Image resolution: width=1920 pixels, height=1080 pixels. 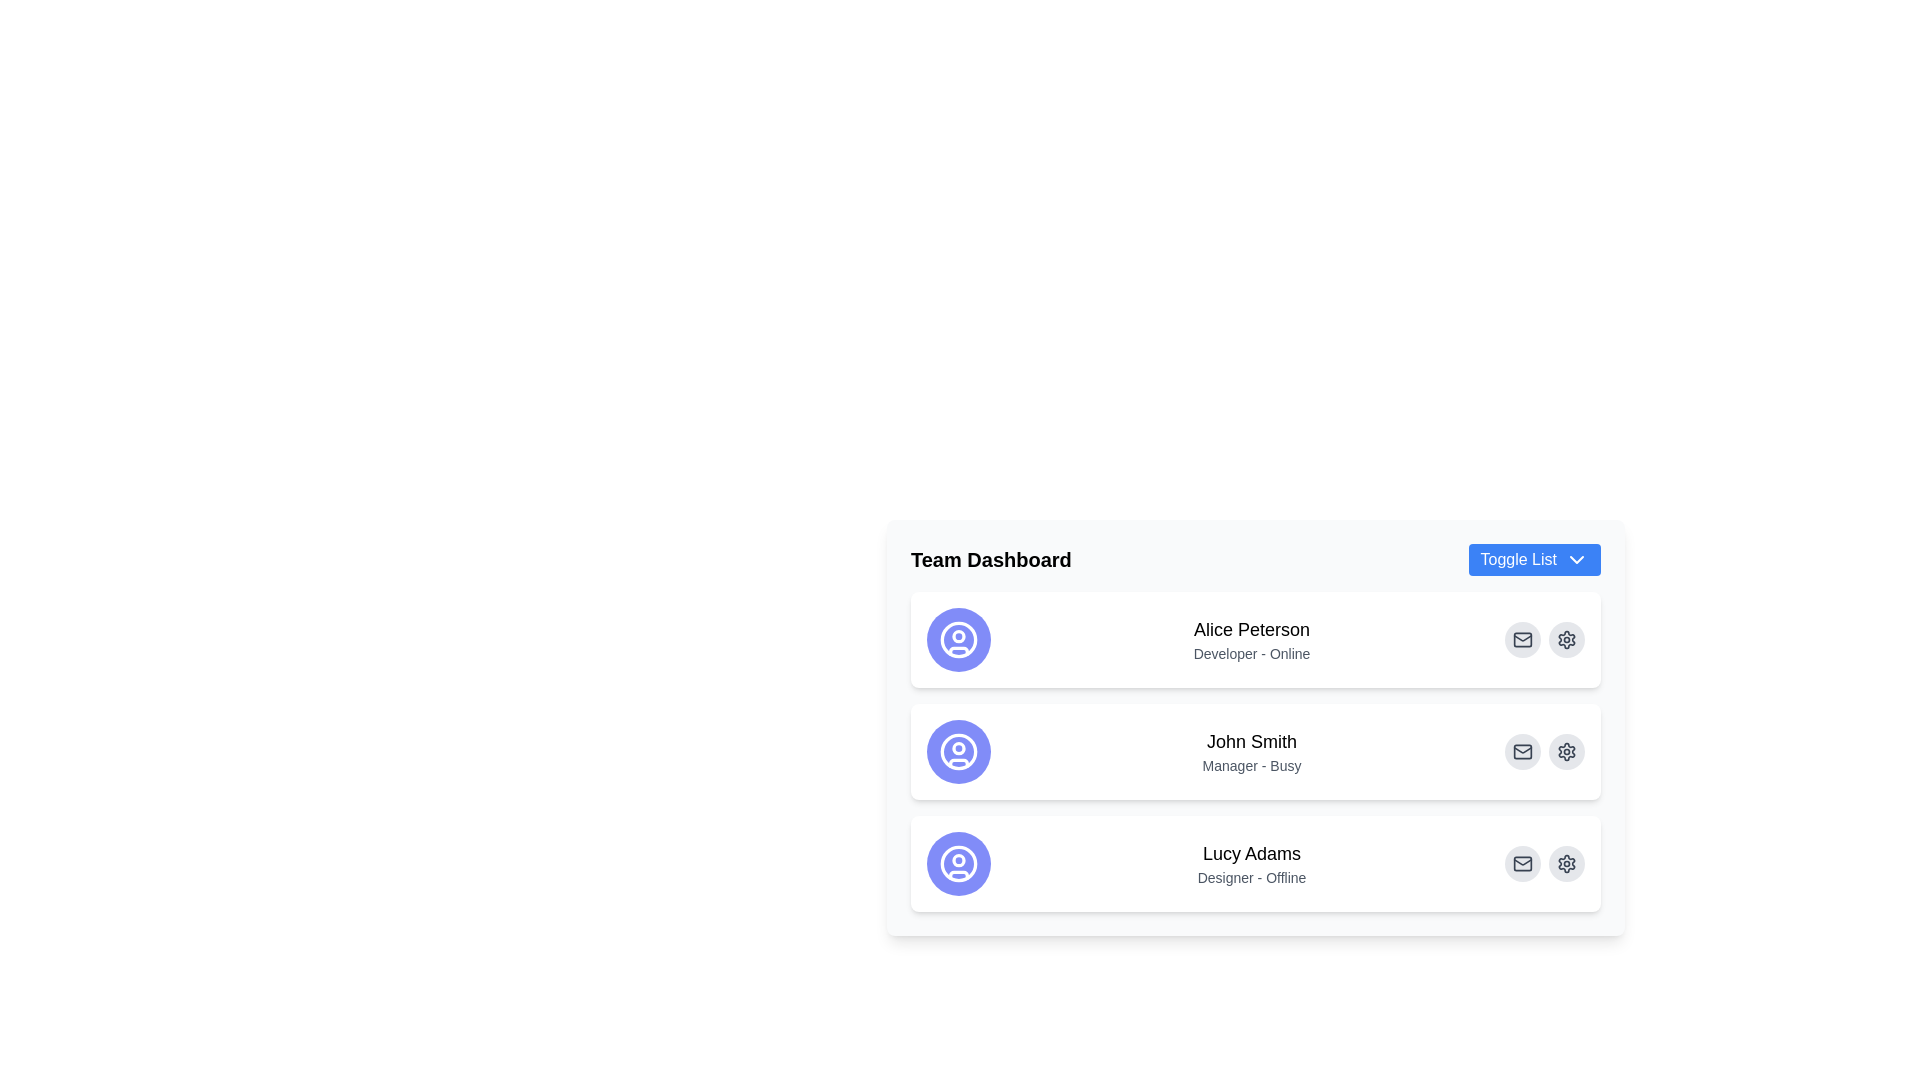 I want to click on the user profile icon that depicts a user silhouette in a circular outline, located on the left side of the first row of user profiles, specifically next to 'Alice Peterson', so click(x=958, y=640).